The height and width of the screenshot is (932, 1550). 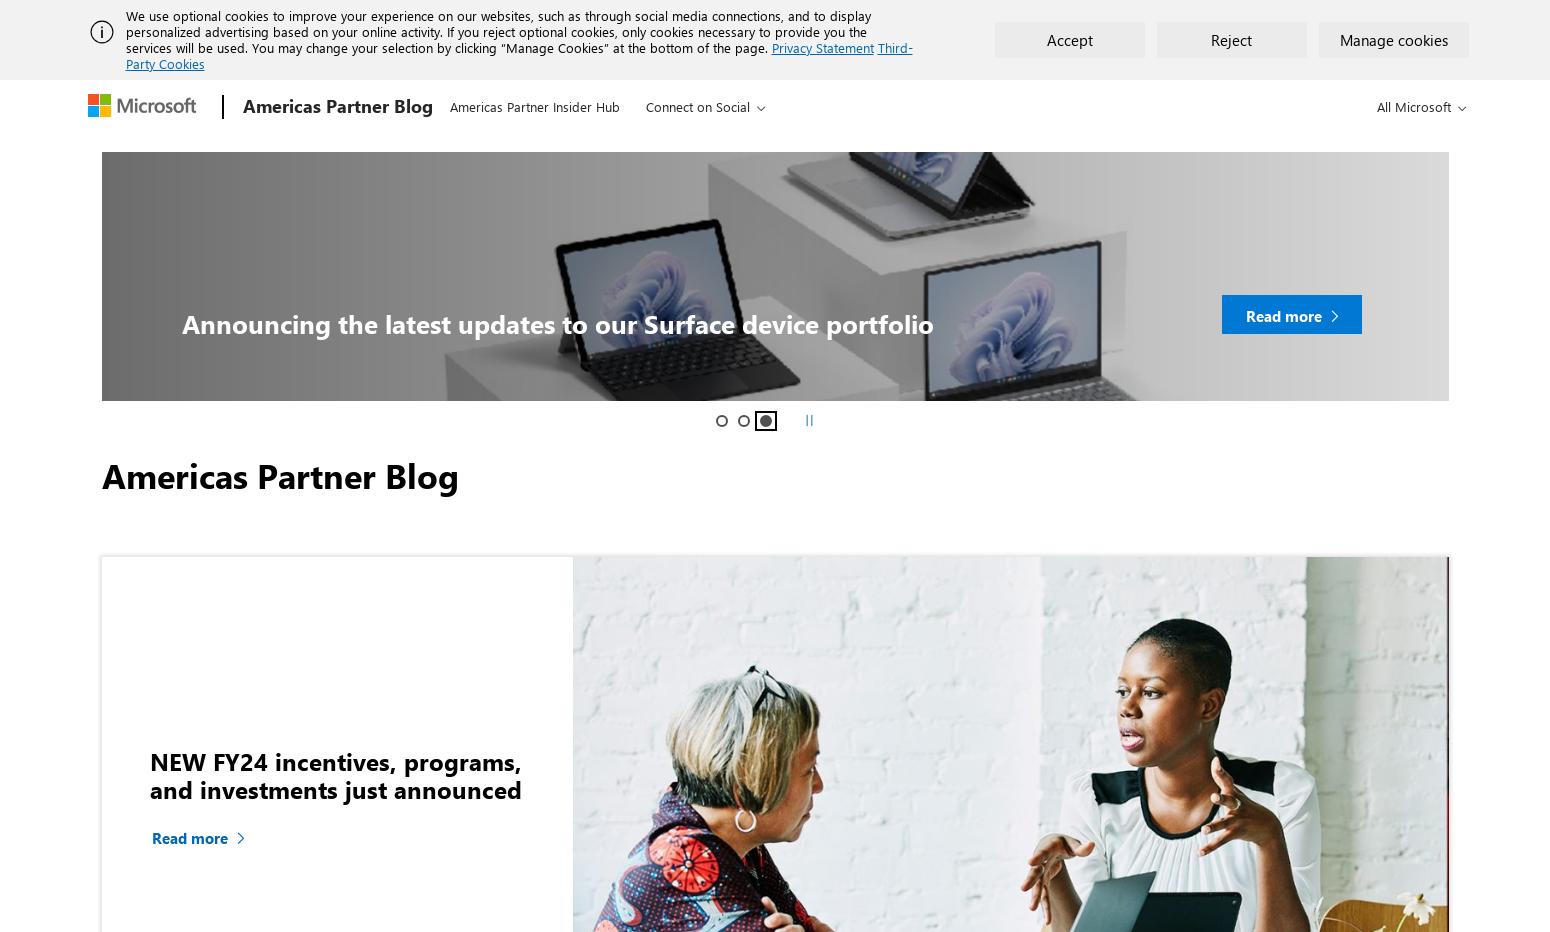 I want to click on '#AllPartners', so click(x=1220, y=744).